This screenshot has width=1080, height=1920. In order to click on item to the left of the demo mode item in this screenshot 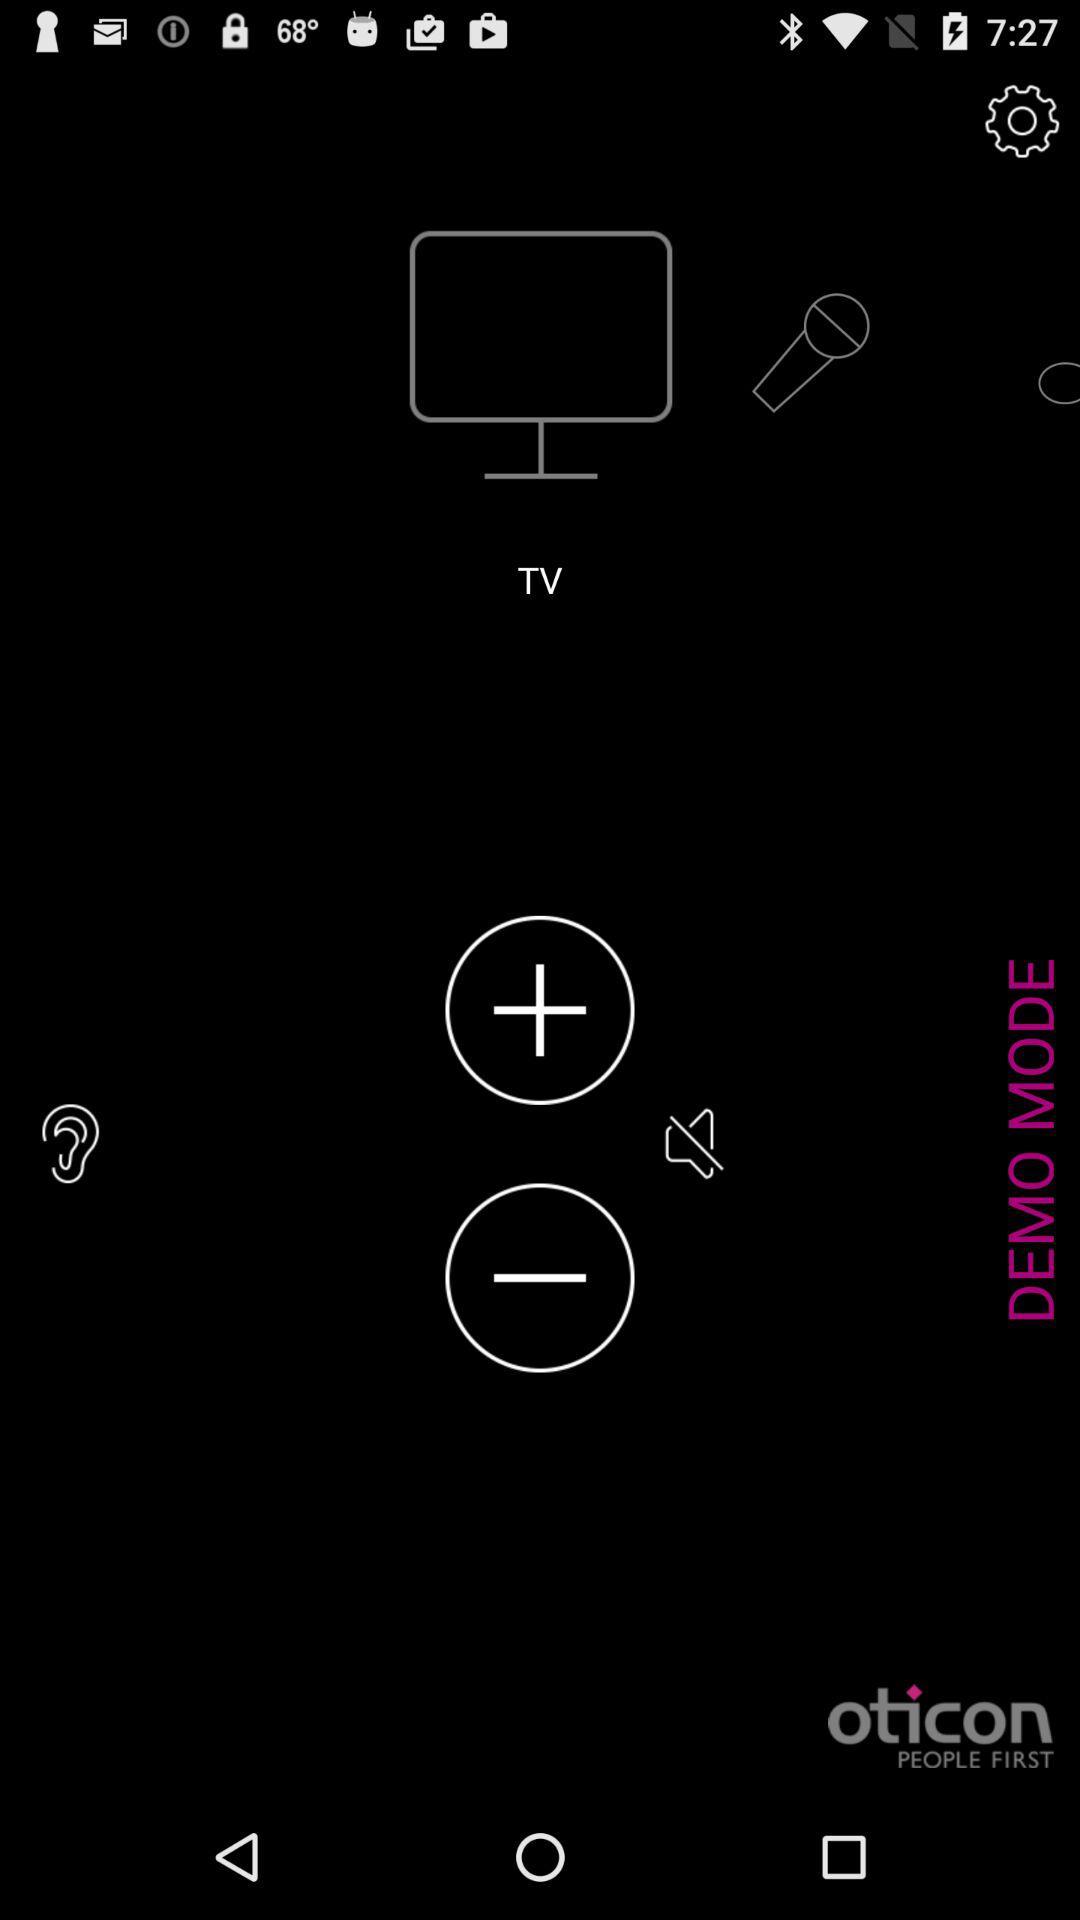, I will do `click(691, 1143)`.